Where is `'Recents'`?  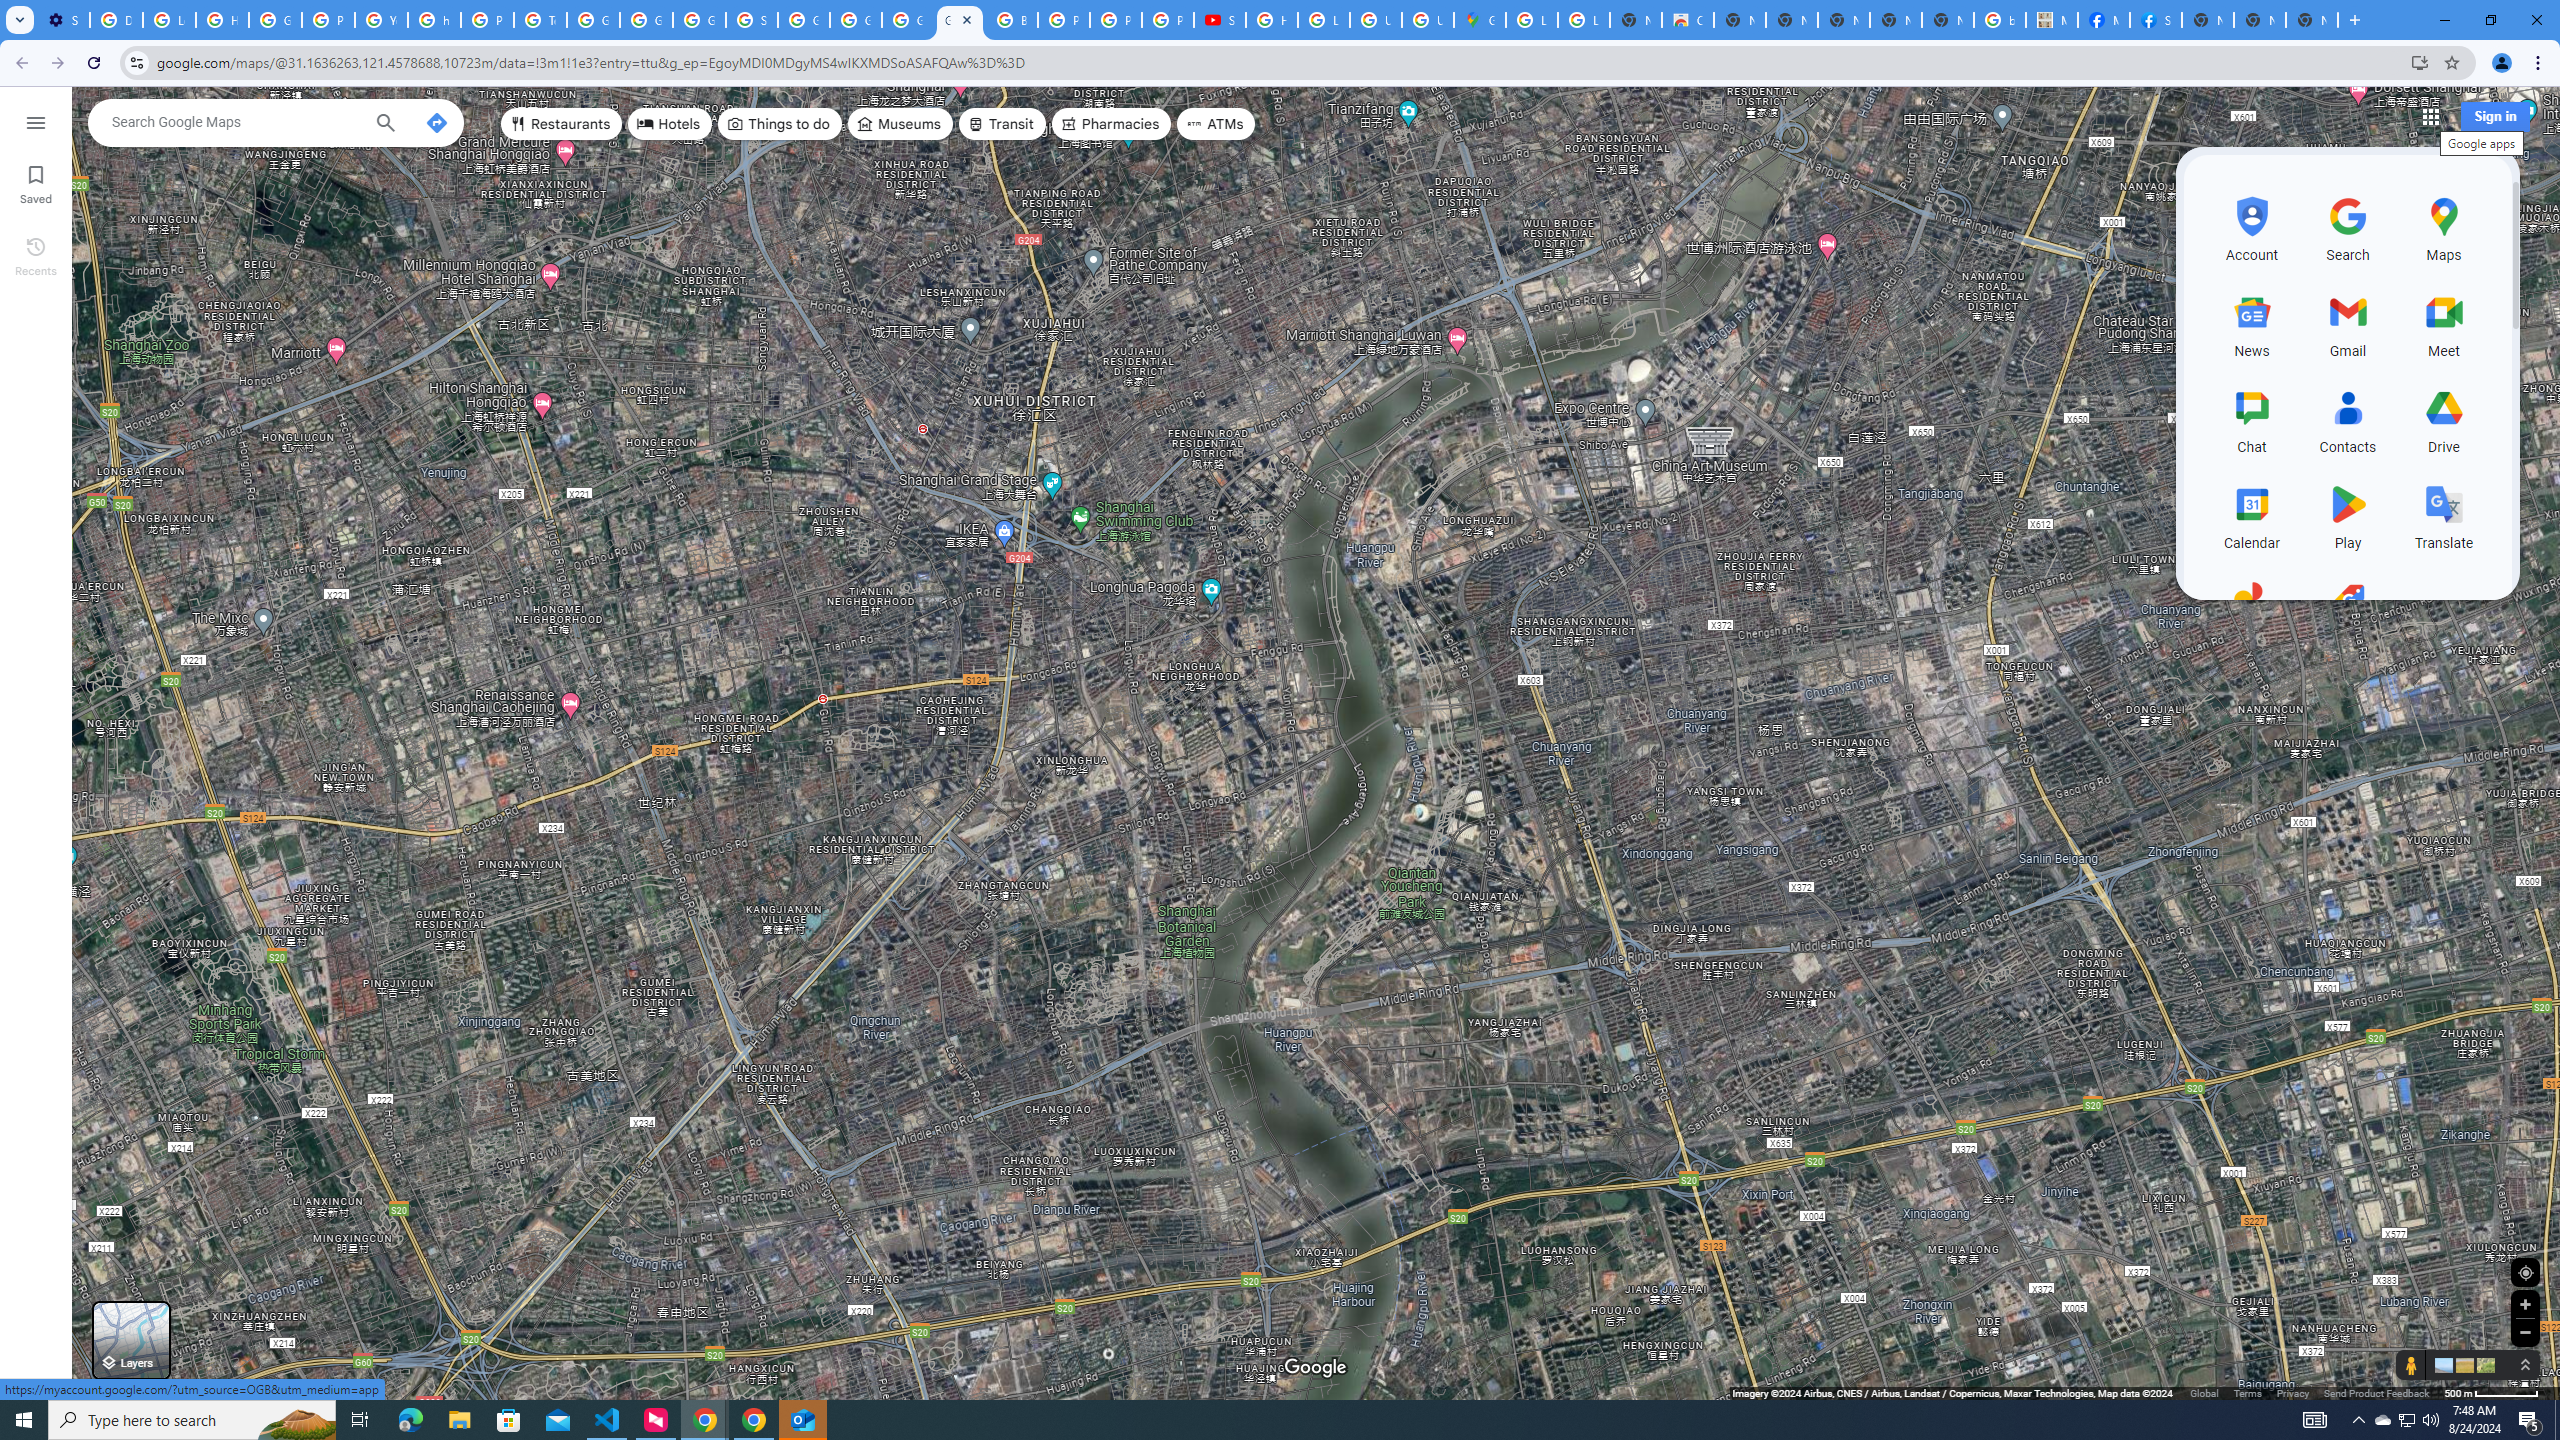 'Recents' is located at coordinates (34, 254).